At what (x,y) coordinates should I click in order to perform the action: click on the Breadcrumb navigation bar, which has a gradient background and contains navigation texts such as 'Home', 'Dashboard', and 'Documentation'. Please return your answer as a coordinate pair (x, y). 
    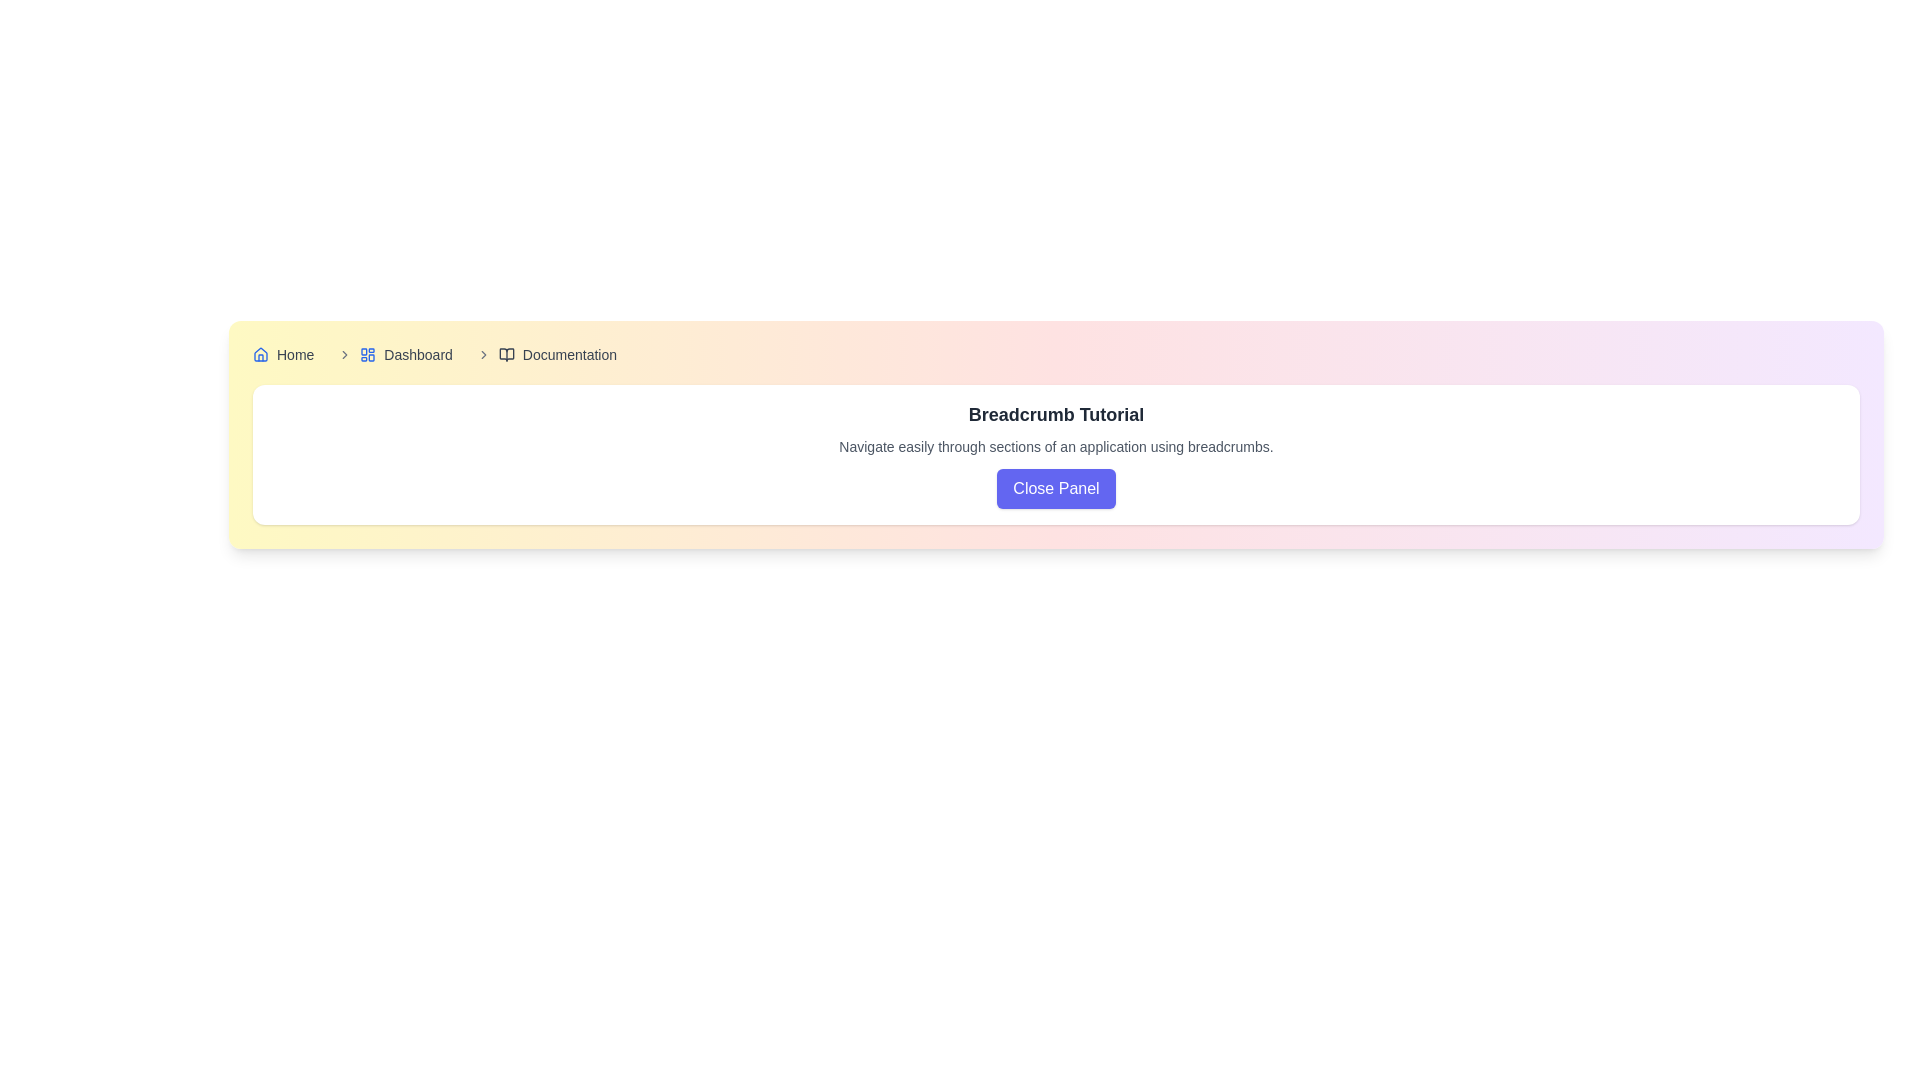
    Looking at the image, I should click on (1055, 353).